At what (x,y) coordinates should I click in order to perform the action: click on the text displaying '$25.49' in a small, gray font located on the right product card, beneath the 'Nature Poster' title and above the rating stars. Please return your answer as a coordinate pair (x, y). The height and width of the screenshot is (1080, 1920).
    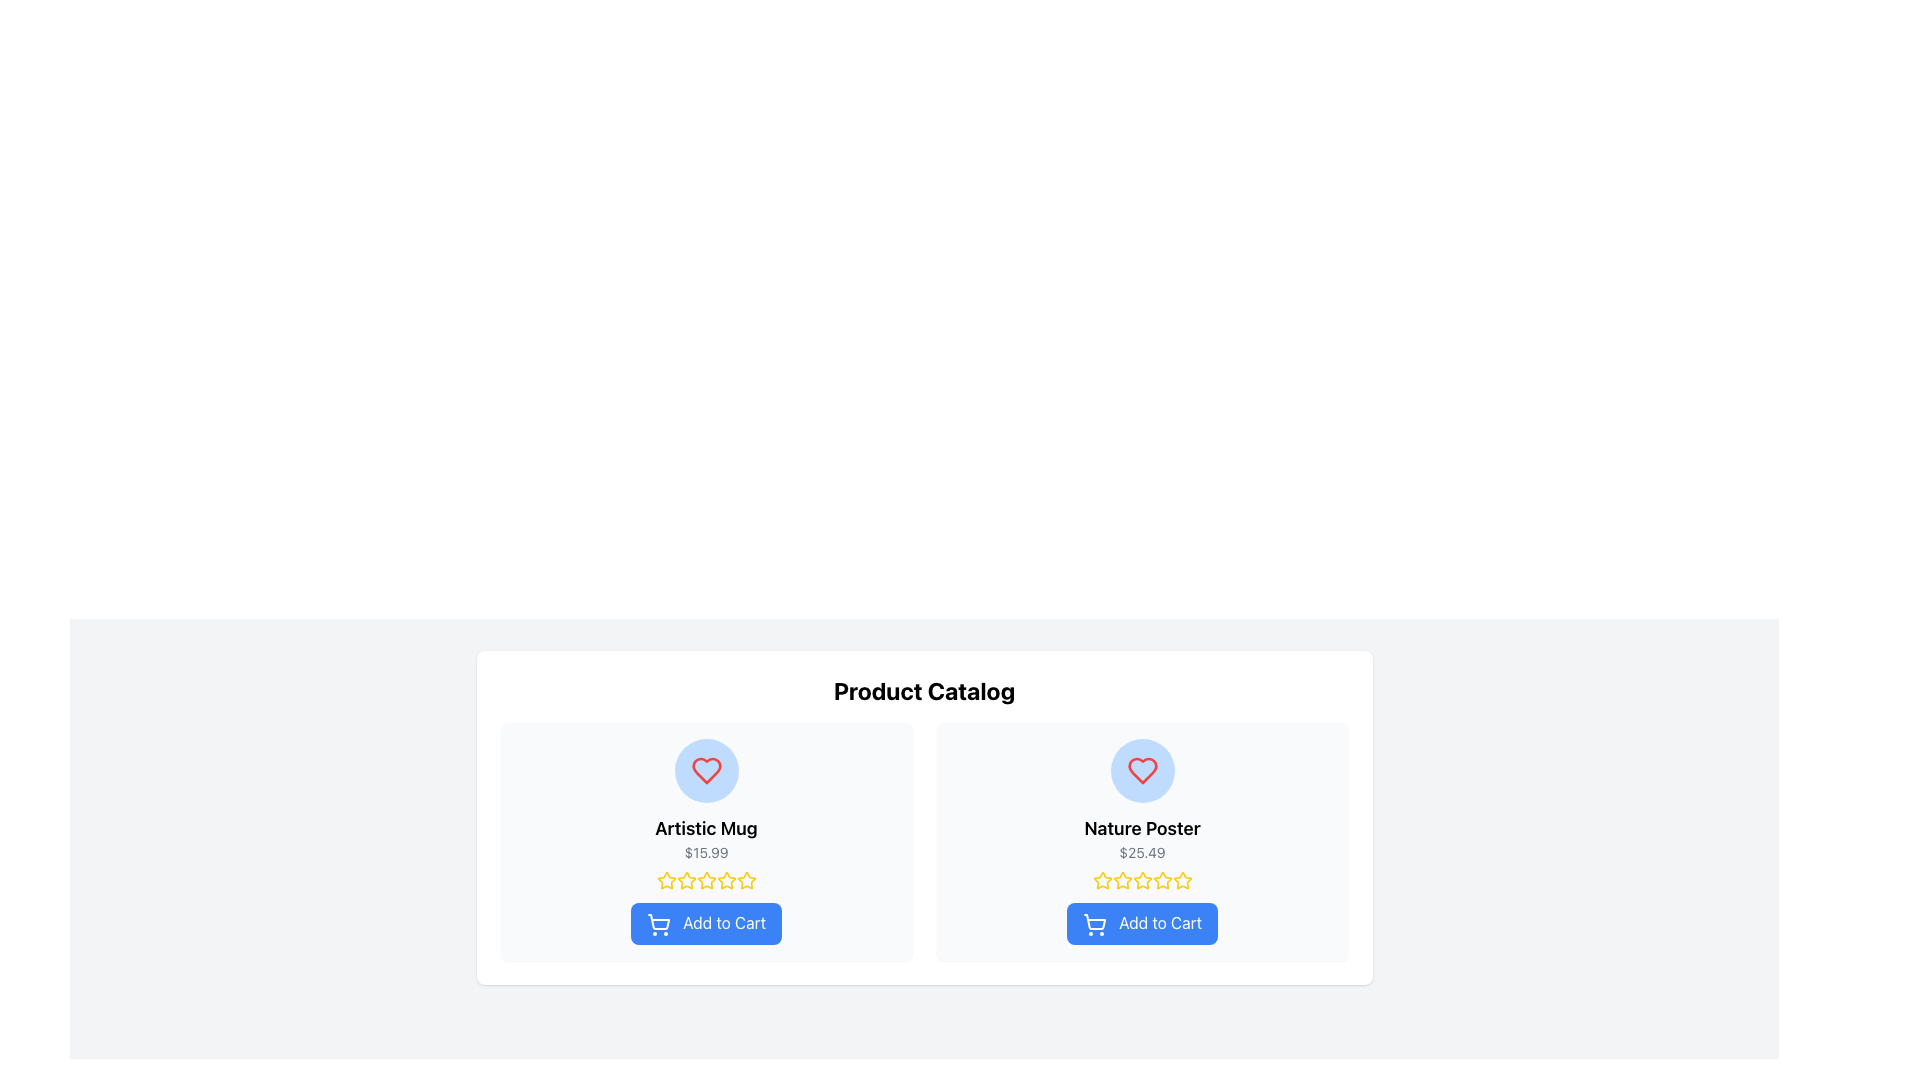
    Looking at the image, I should click on (1142, 852).